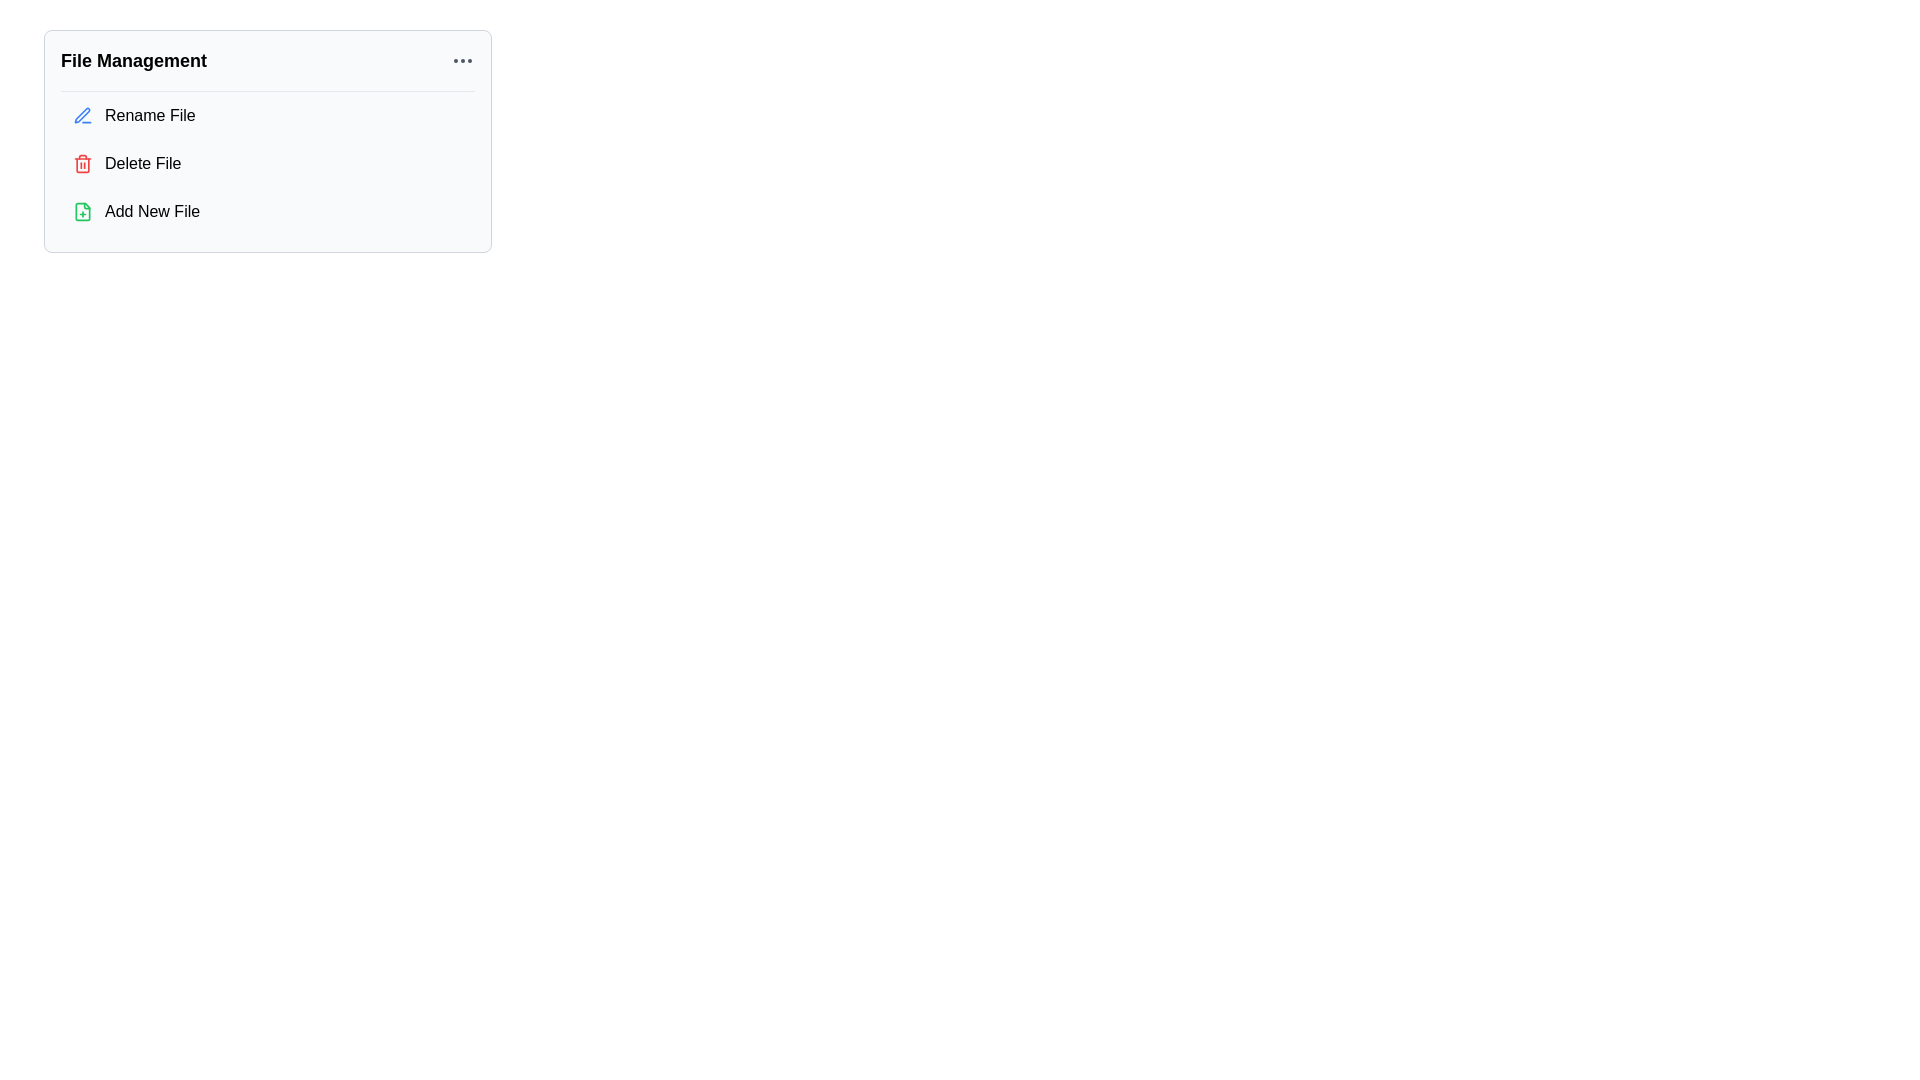 This screenshot has height=1080, width=1920. Describe the element at coordinates (267, 163) in the screenshot. I see `the 'Delete File' option` at that location.